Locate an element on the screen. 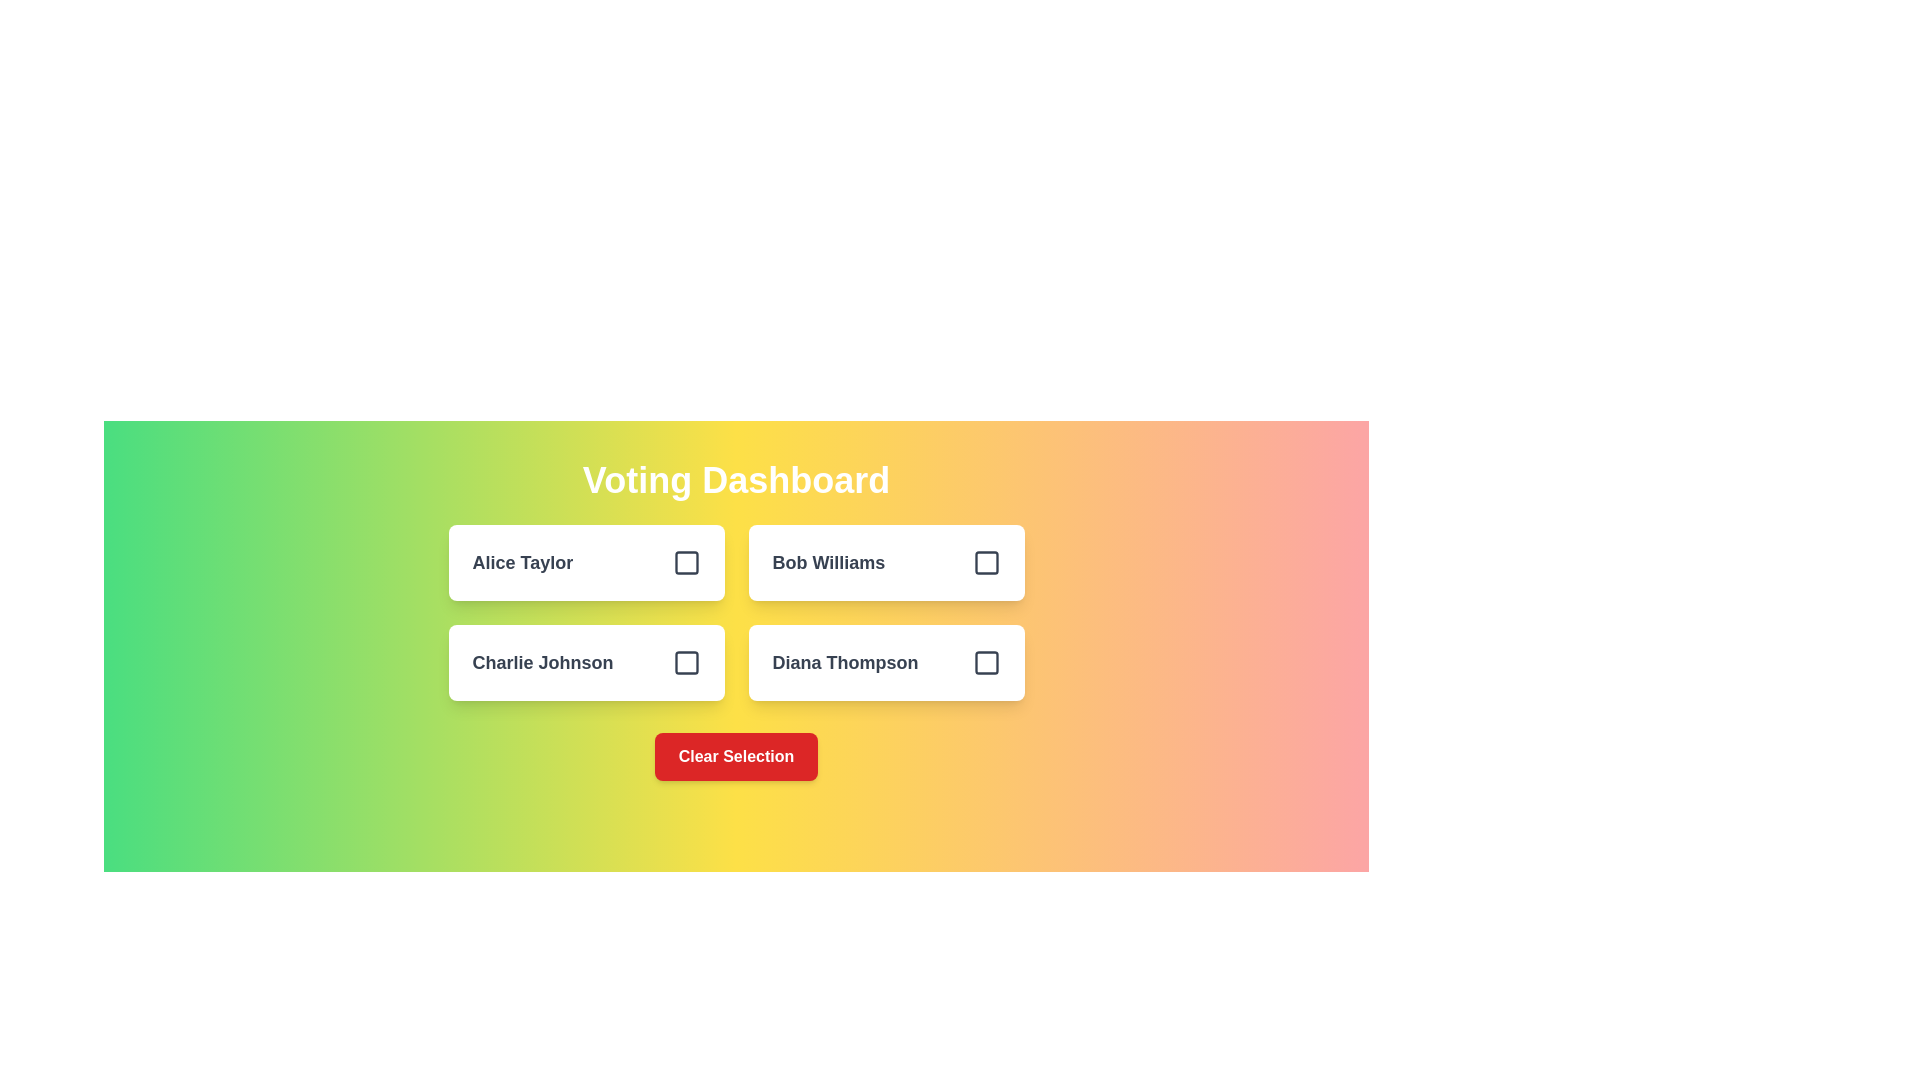 The image size is (1920, 1080). the candidate item Charlie Johnson to observe the hover effect is located at coordinates (585, 663).